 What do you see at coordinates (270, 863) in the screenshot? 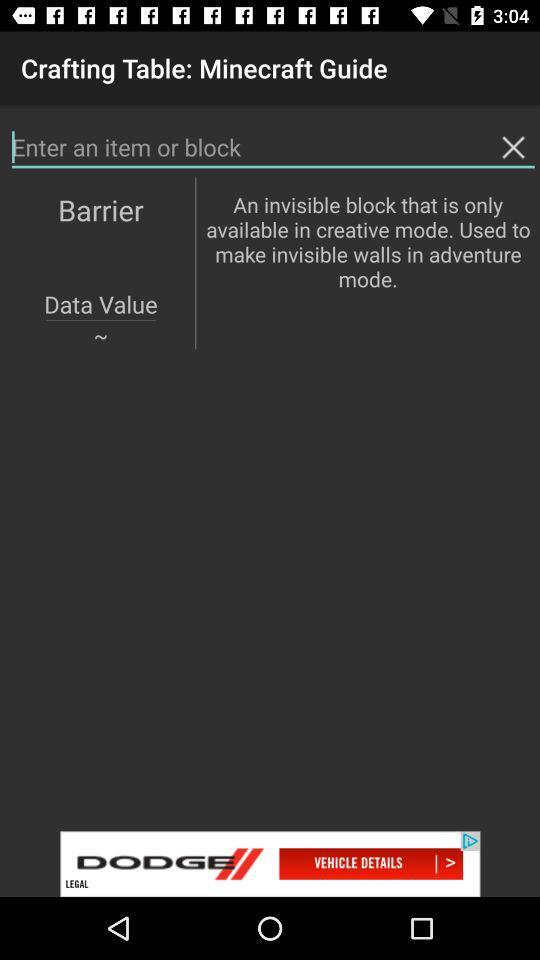
I see `advert` at bounding box center [270, 863].